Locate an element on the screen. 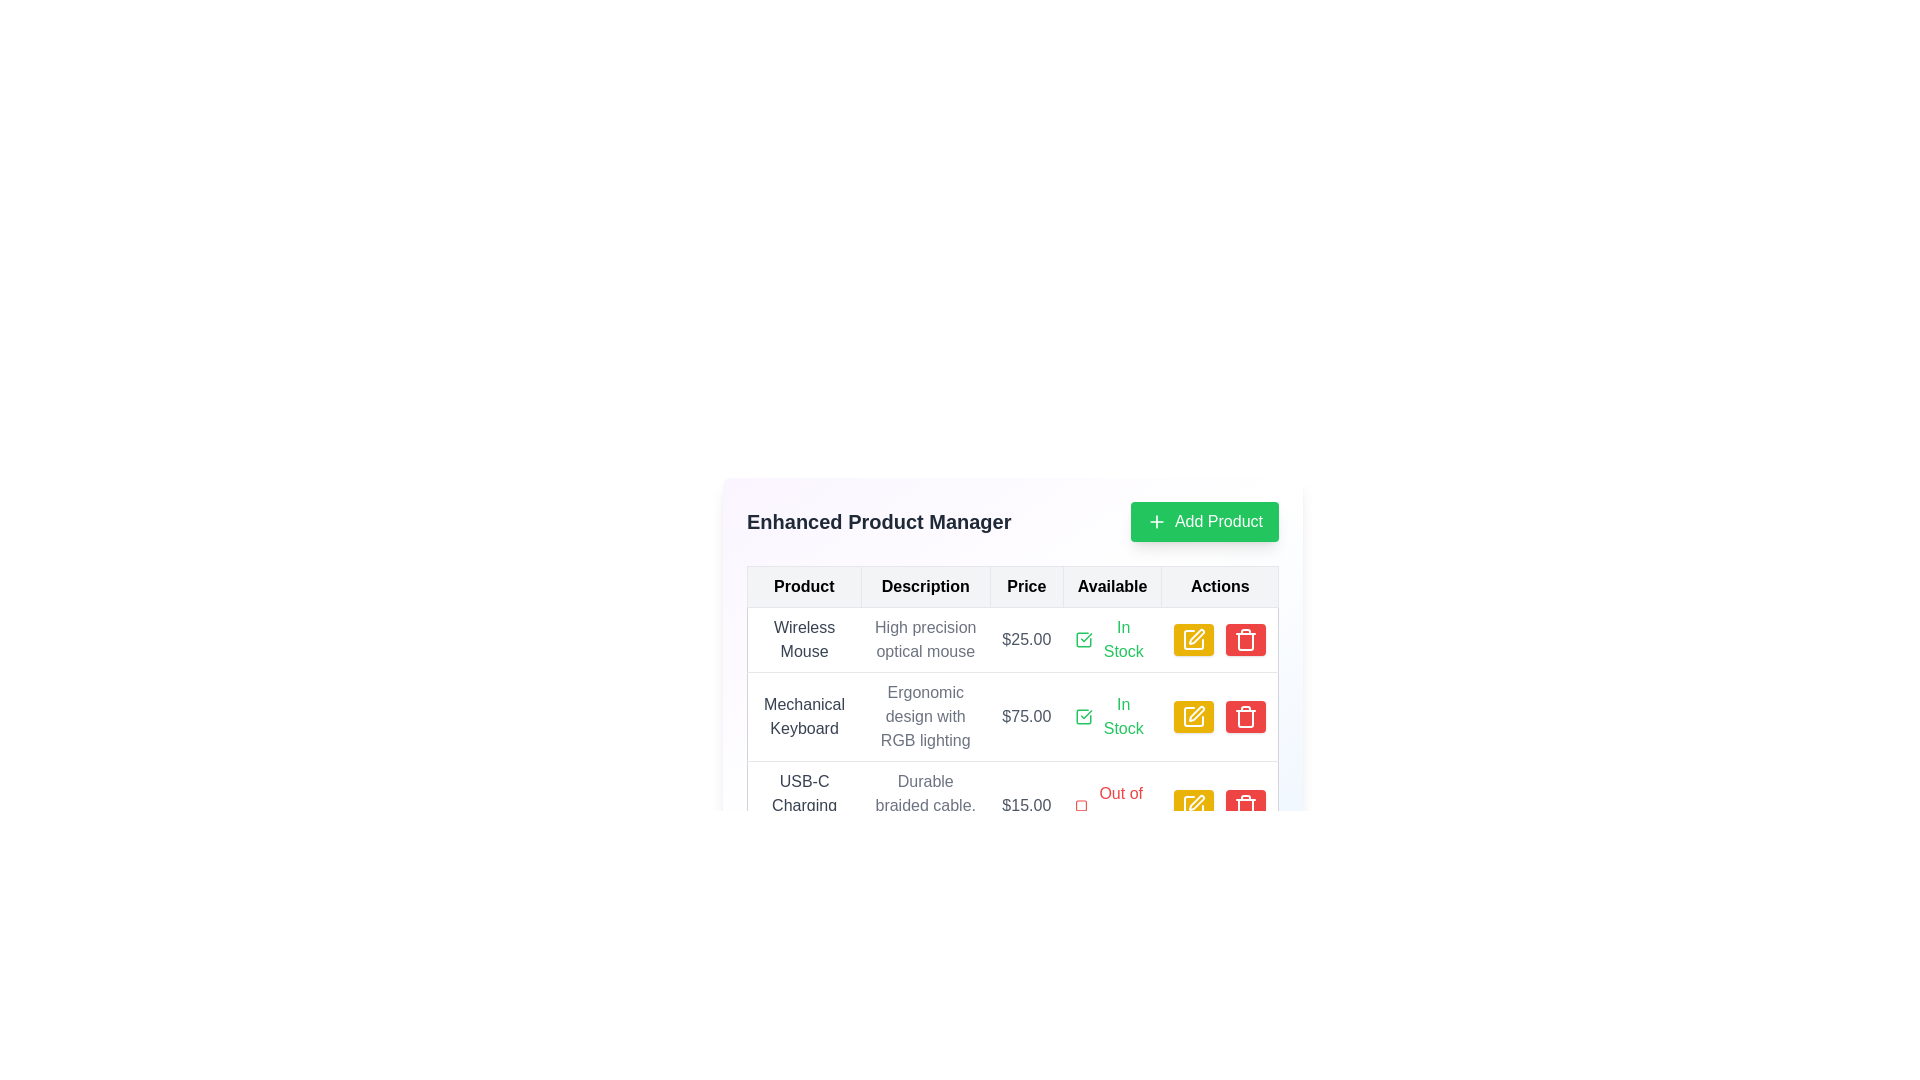 The image size is (1920, 1080). the 'Out of Stock' icon in the third row of the data table, located in the 'Available' column next to the text 'Out of Stock' for the 'USB-C Charging' product is located at coordinates (1080, 805).